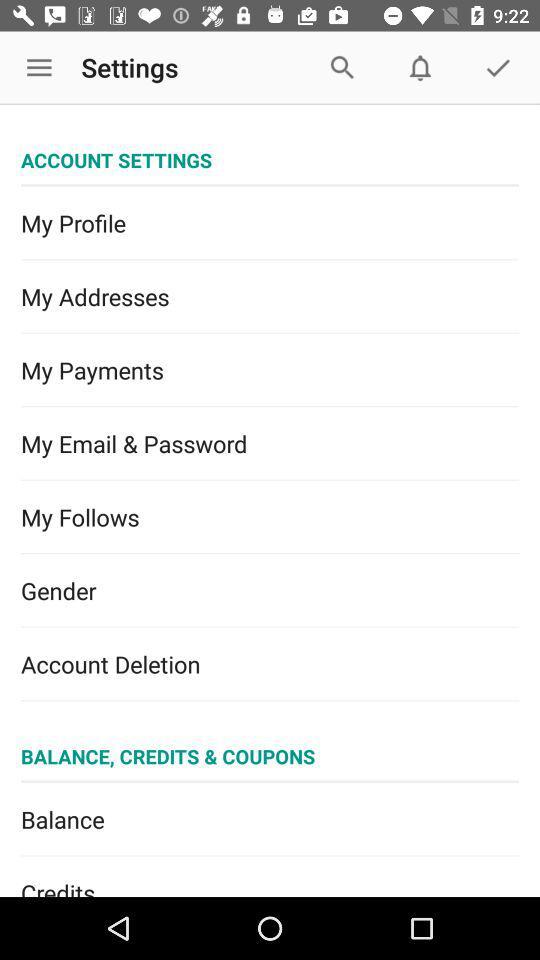  What do you see at coordinates (39, 68) in the screenshot?
I see `the icon to the left of settings app` at bounding box center [39, 68].